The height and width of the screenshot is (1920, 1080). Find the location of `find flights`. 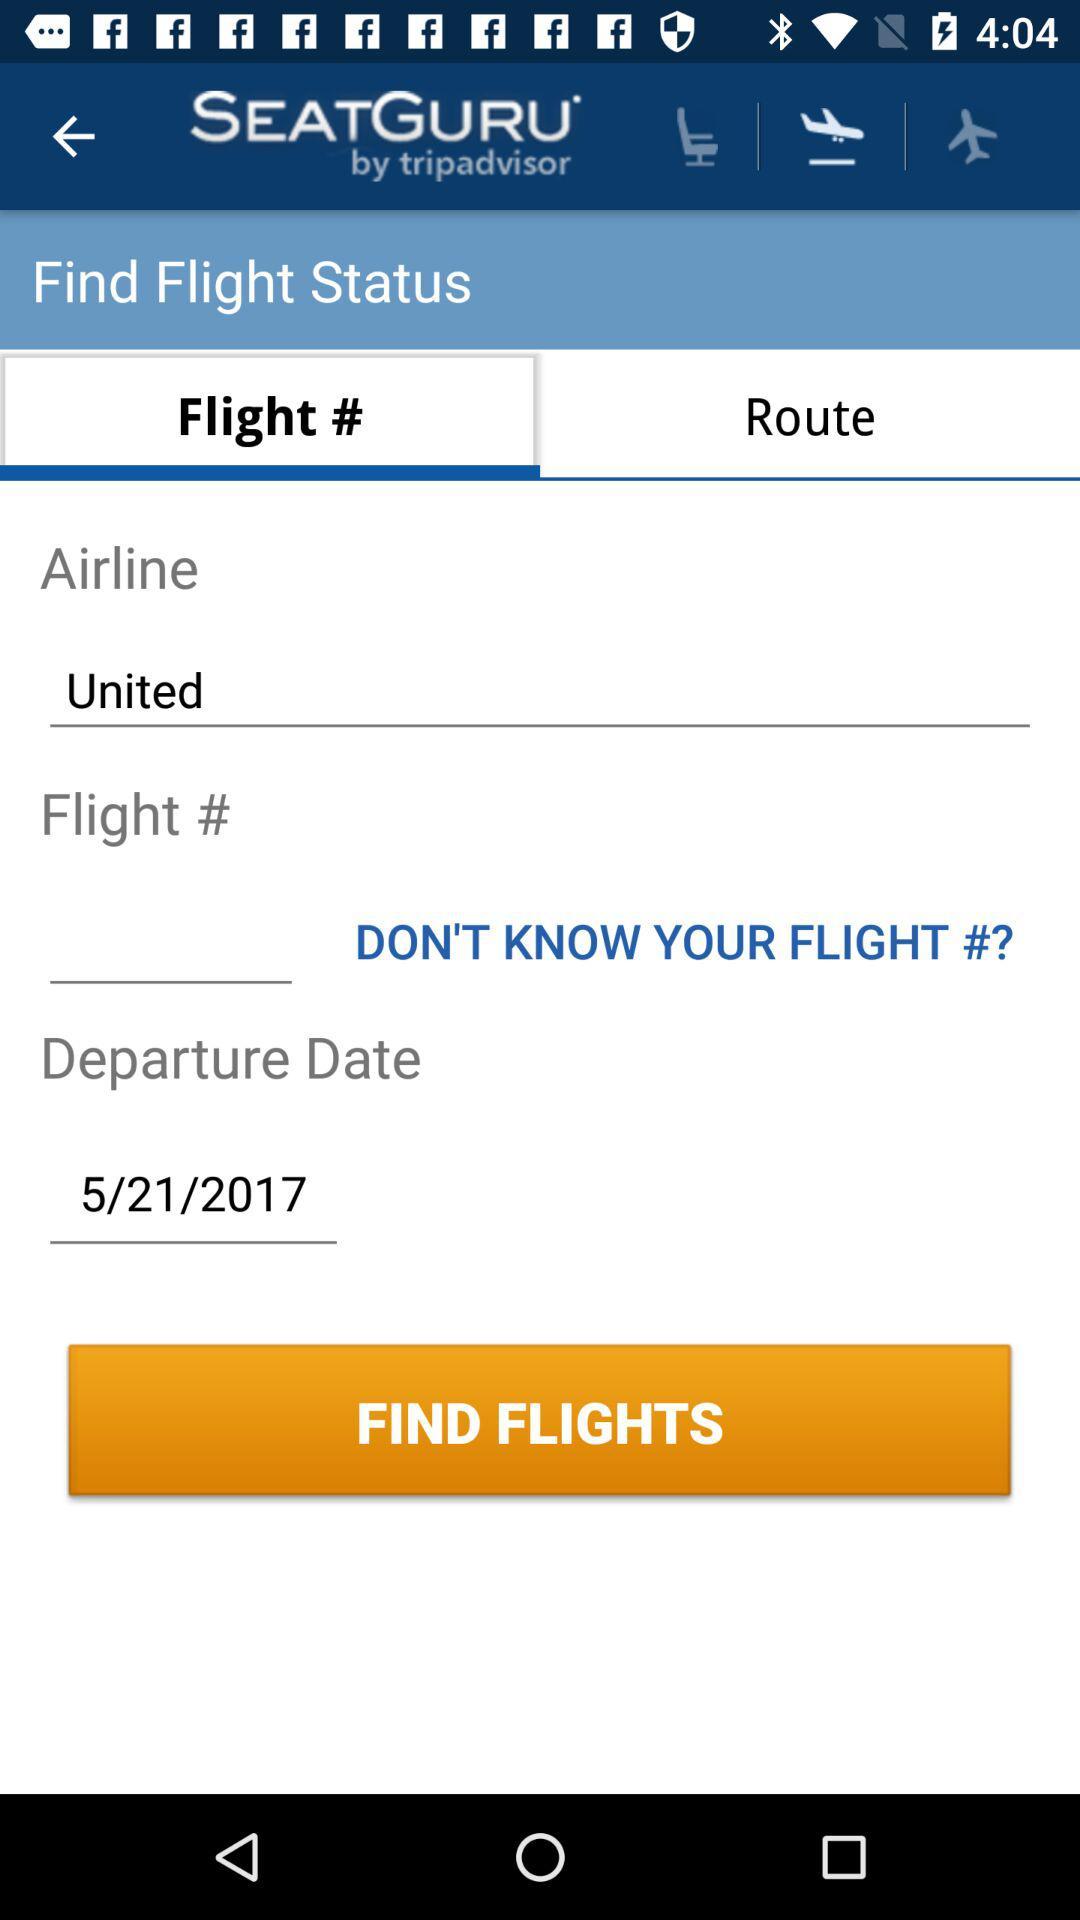

find flights is located at coordinates (832, 135).